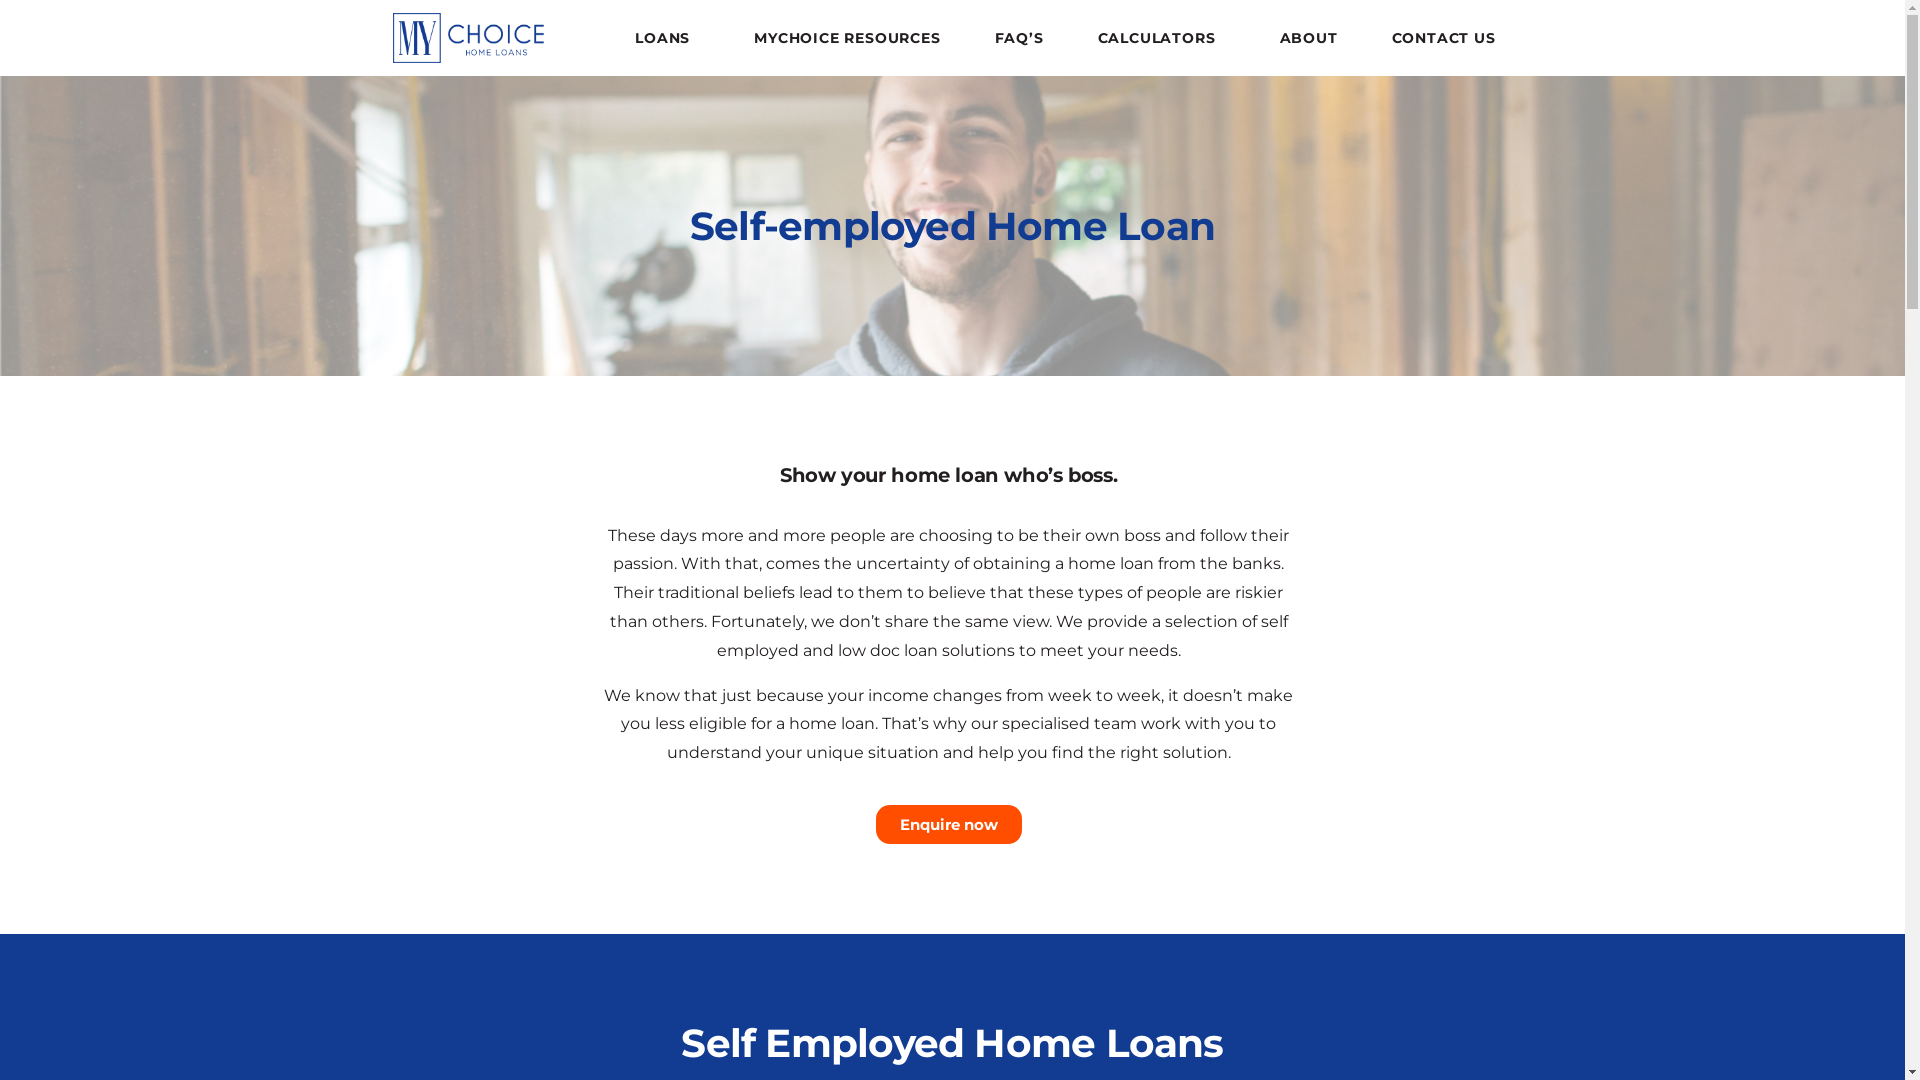 The height and width of the screenshot is (1080, 1920). What do you see at coordinates (607, 38) in the screenshot?
I see `'LOANS'` at bounding box center [607, 38].